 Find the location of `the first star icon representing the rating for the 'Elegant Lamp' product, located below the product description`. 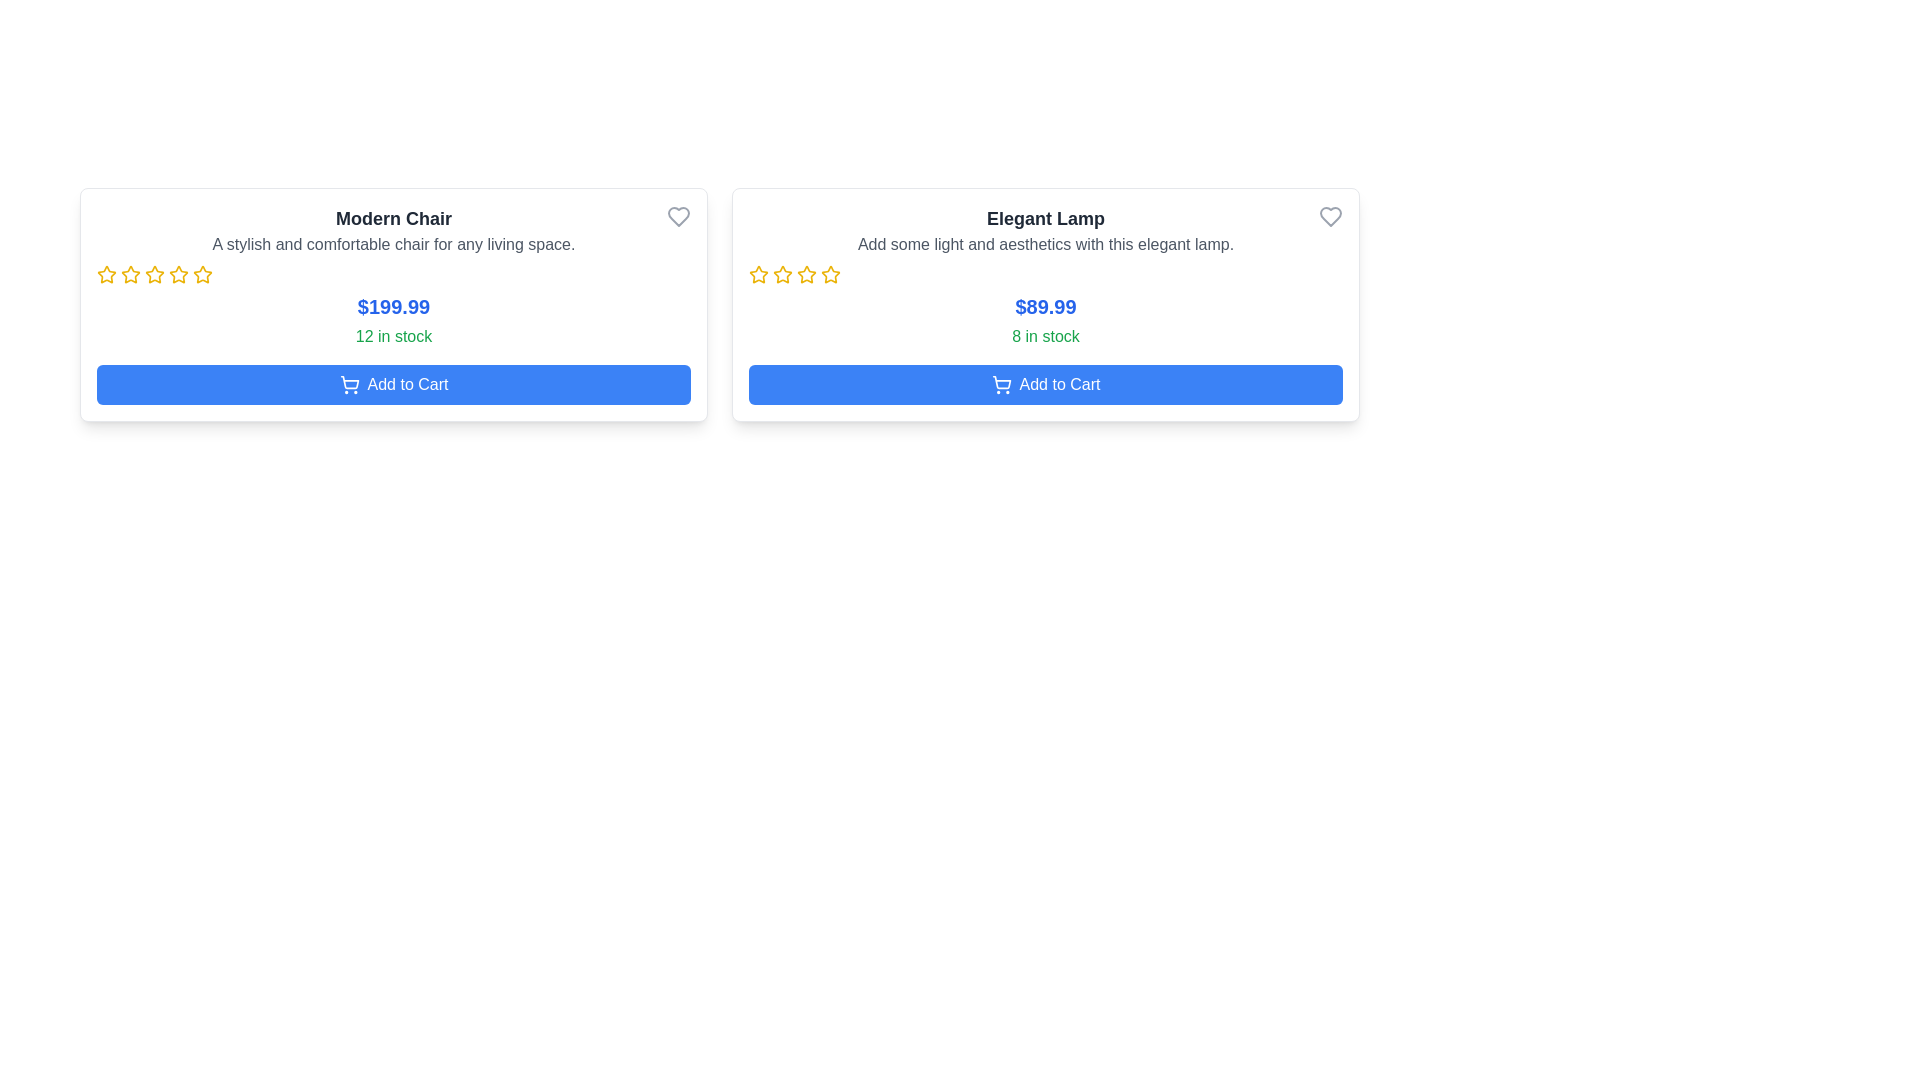

the first star icon representing the rating for the 'Elegant Lamp' product, located below the product description is located at coordinates (757, 274).